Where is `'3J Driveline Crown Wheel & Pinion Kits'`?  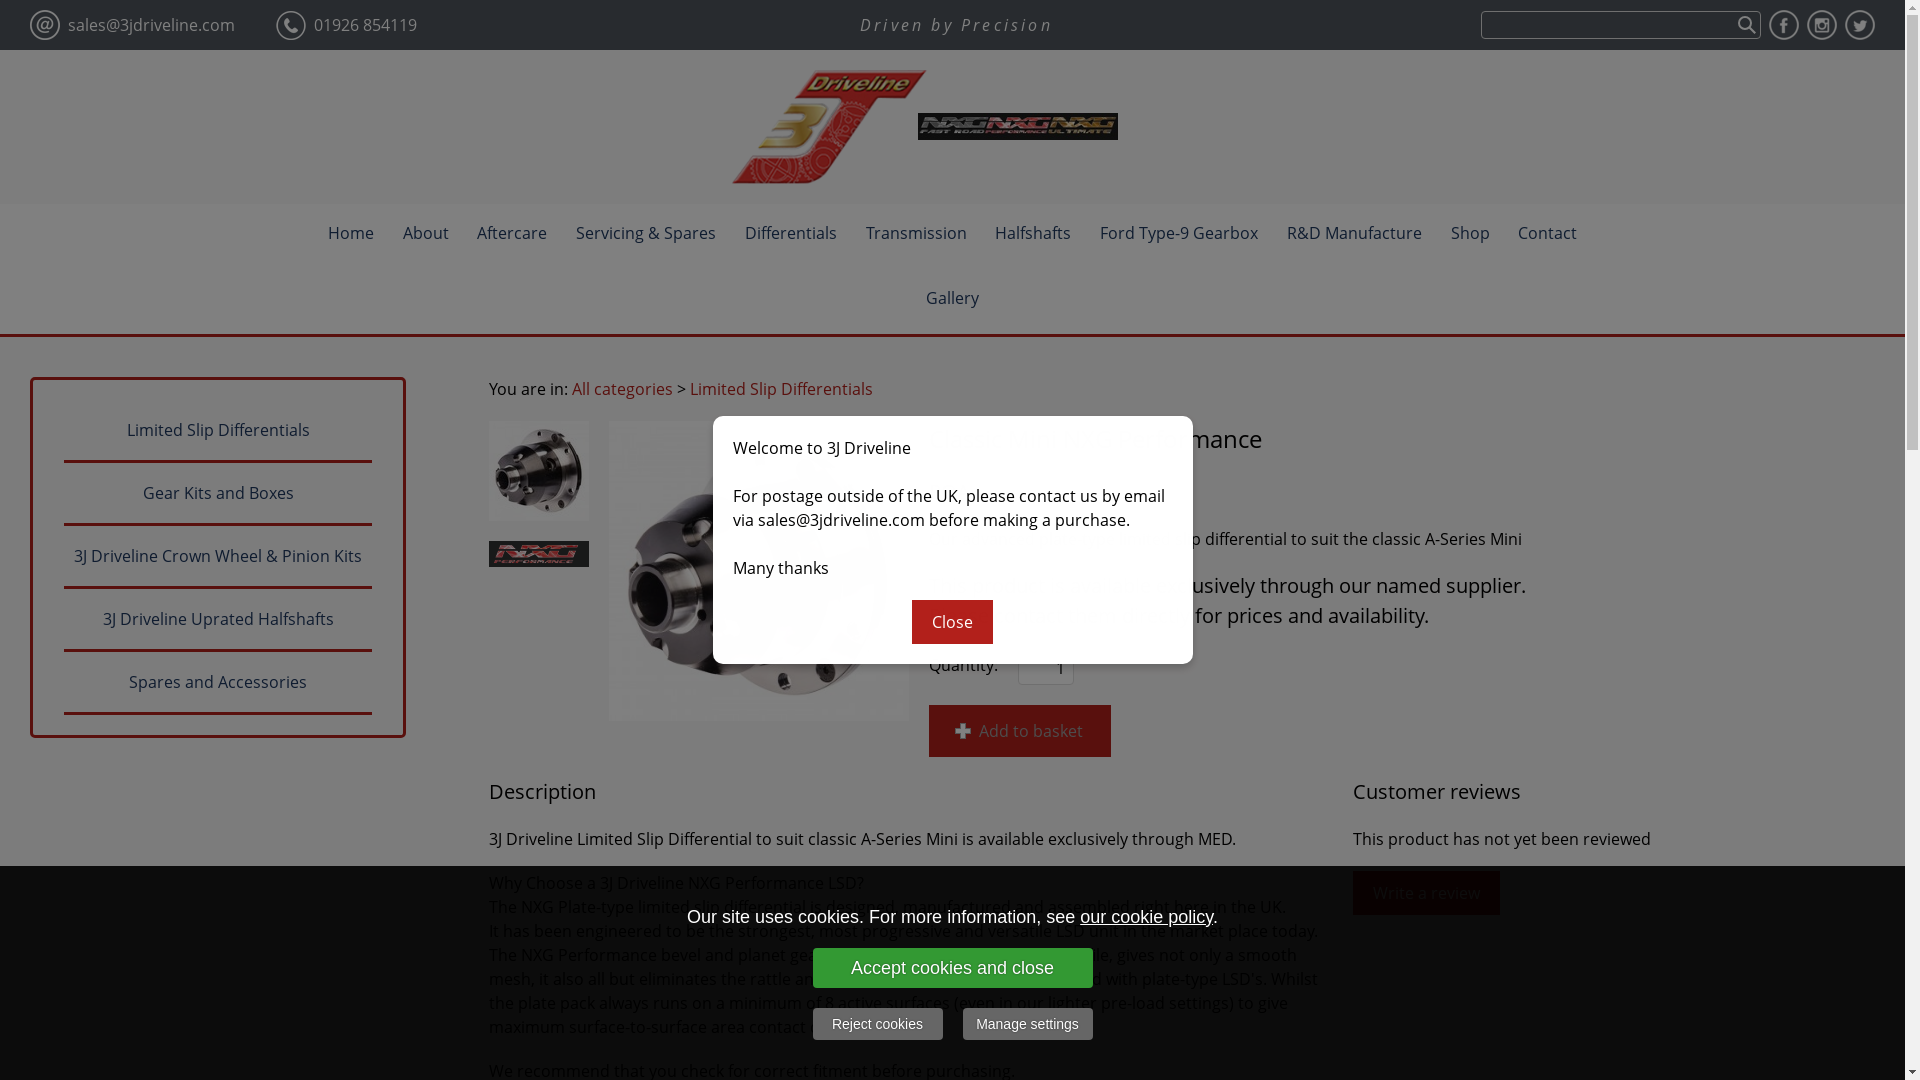
'3J Driveline Crown Wheel & Pinion Kits' is located at coordinates (217, 557).